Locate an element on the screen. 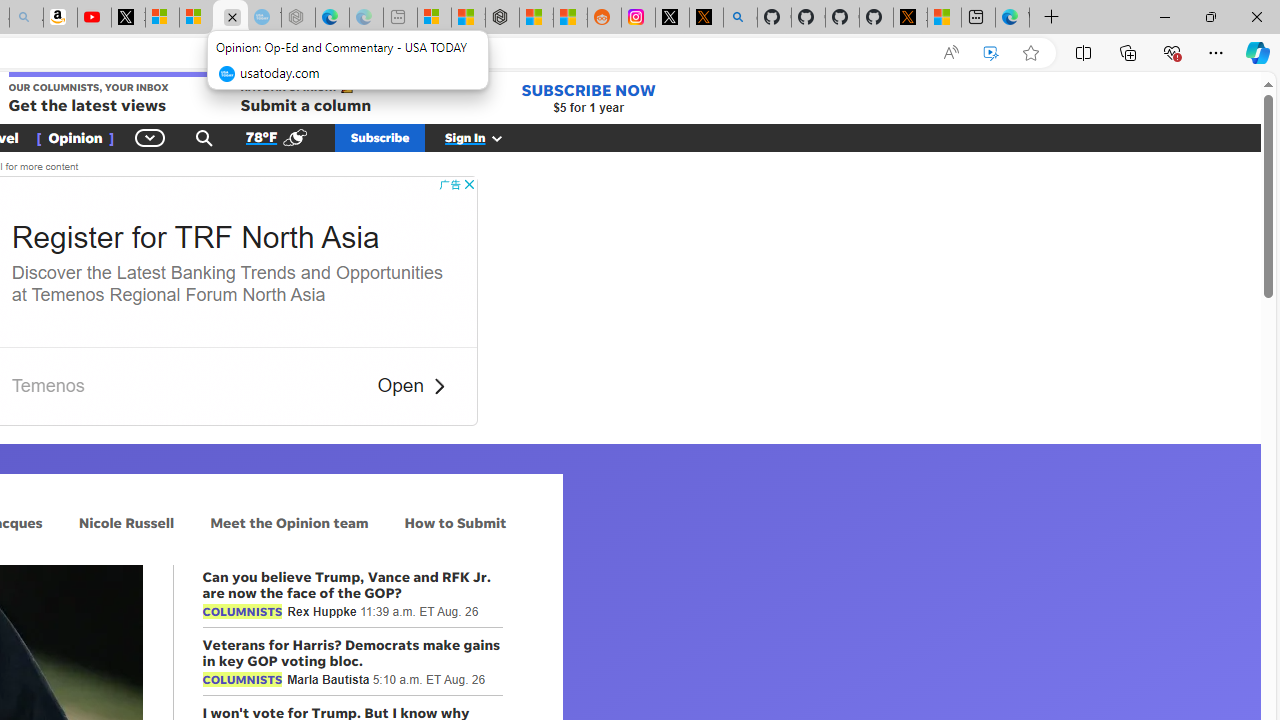  'Restore' is located at coordinates (1209, 16).